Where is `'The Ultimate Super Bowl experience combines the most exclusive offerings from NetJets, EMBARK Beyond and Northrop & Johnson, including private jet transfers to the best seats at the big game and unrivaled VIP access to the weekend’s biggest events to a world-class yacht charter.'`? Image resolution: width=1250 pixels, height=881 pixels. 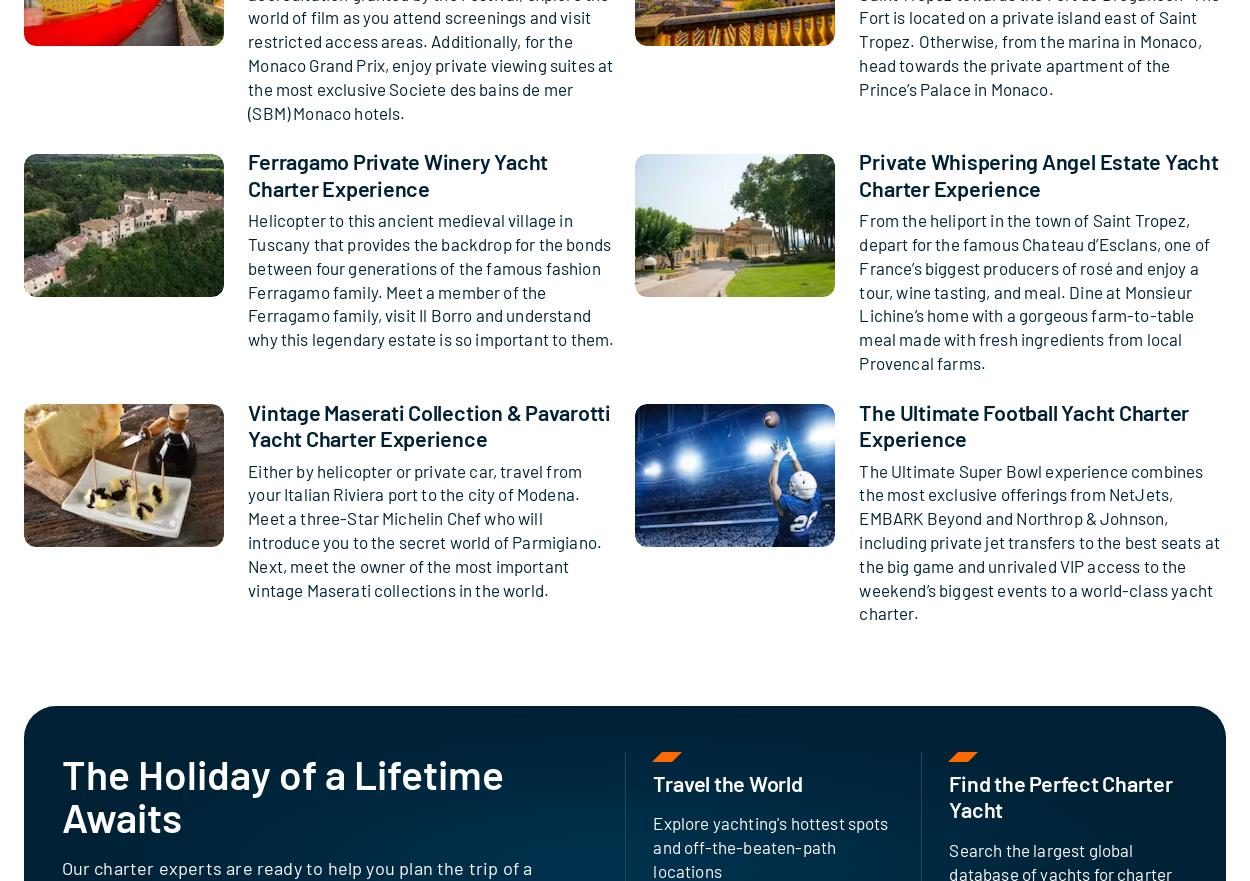 'The Ultimate Super Bowl experience combines the most exclusive offerings from NetJets, EMBARK Beyond and Northrop & Johnson, including private jet transfers to the best seats at the big game and unrivaled VIP access to the weekend’s biggest events to a world-class yacht charter.' is located at coordinates (1039, 541).